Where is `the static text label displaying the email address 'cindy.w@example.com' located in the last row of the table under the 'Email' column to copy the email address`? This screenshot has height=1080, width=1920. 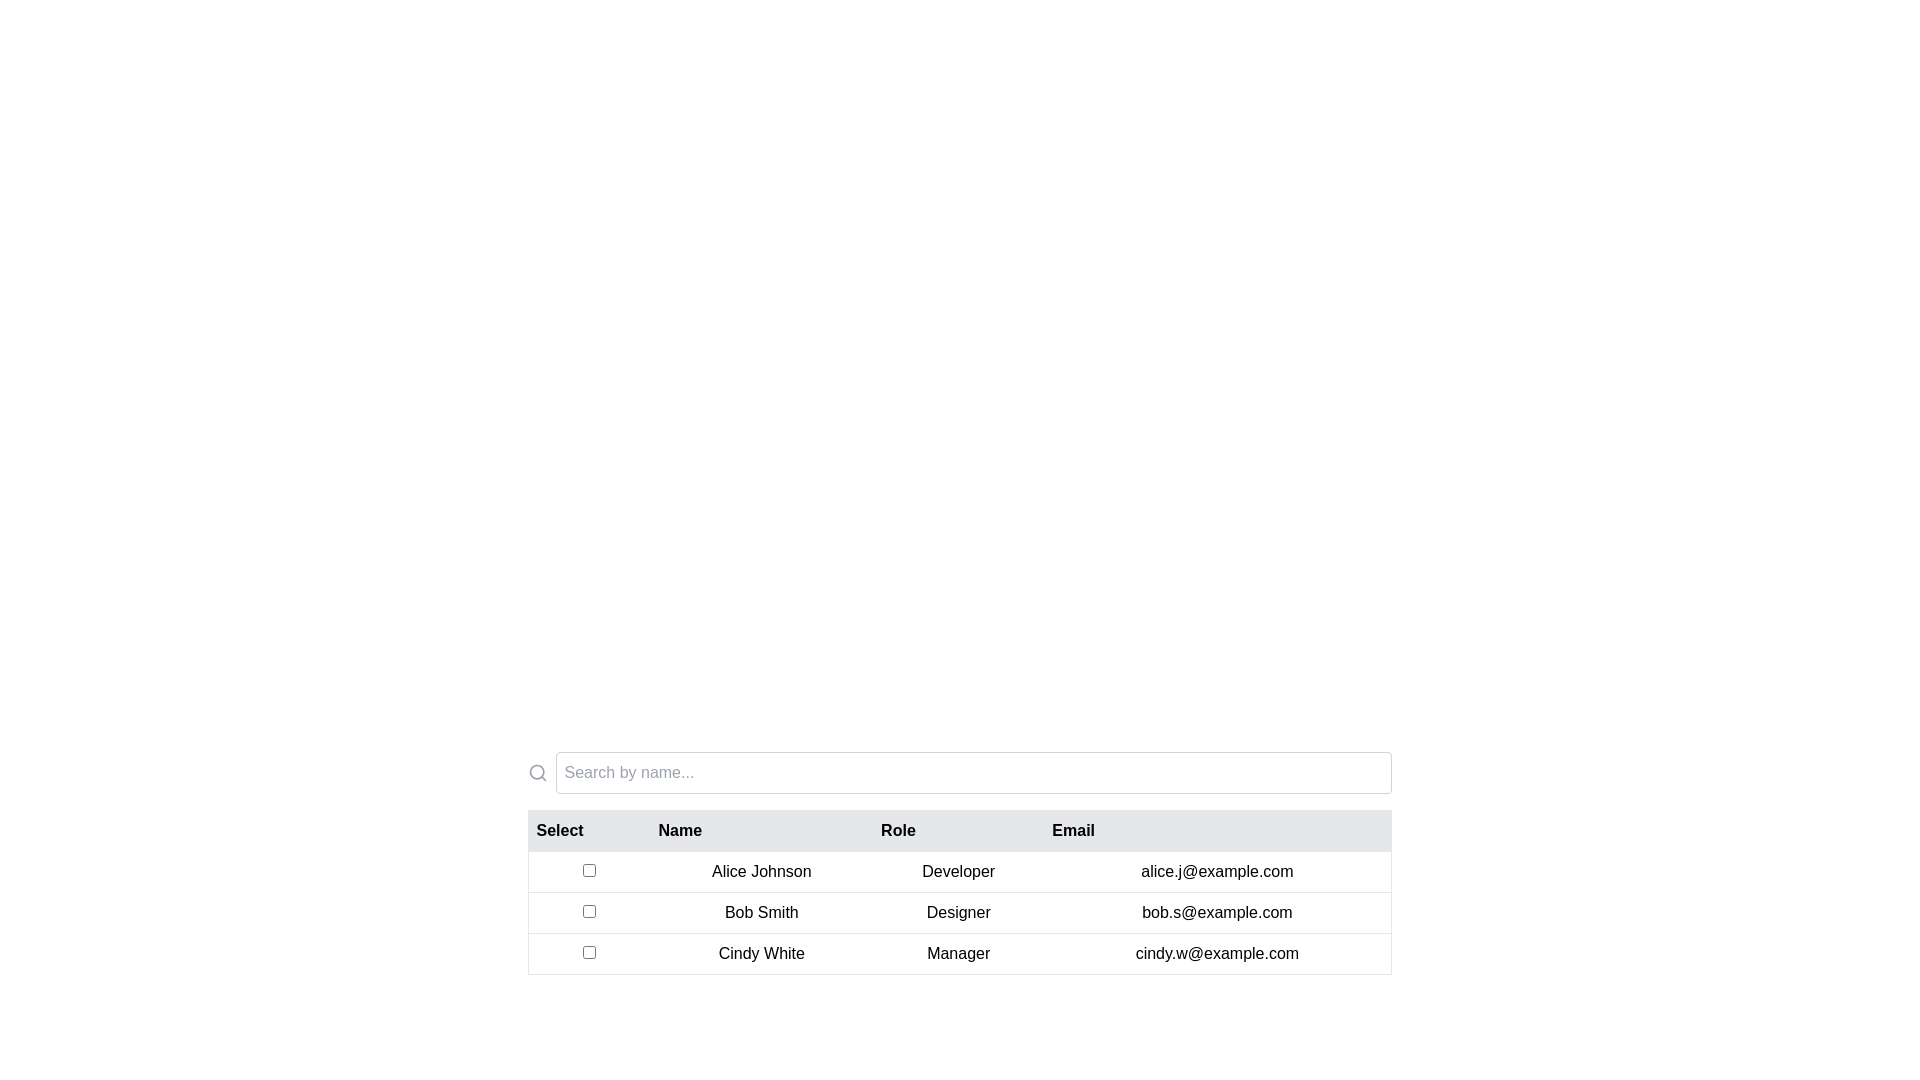 the static text label displaying the email address 'cindy.w@example.com' located in the last row of the table under the 'Email' column to copy the email address is located at coordinates (1216, 952).